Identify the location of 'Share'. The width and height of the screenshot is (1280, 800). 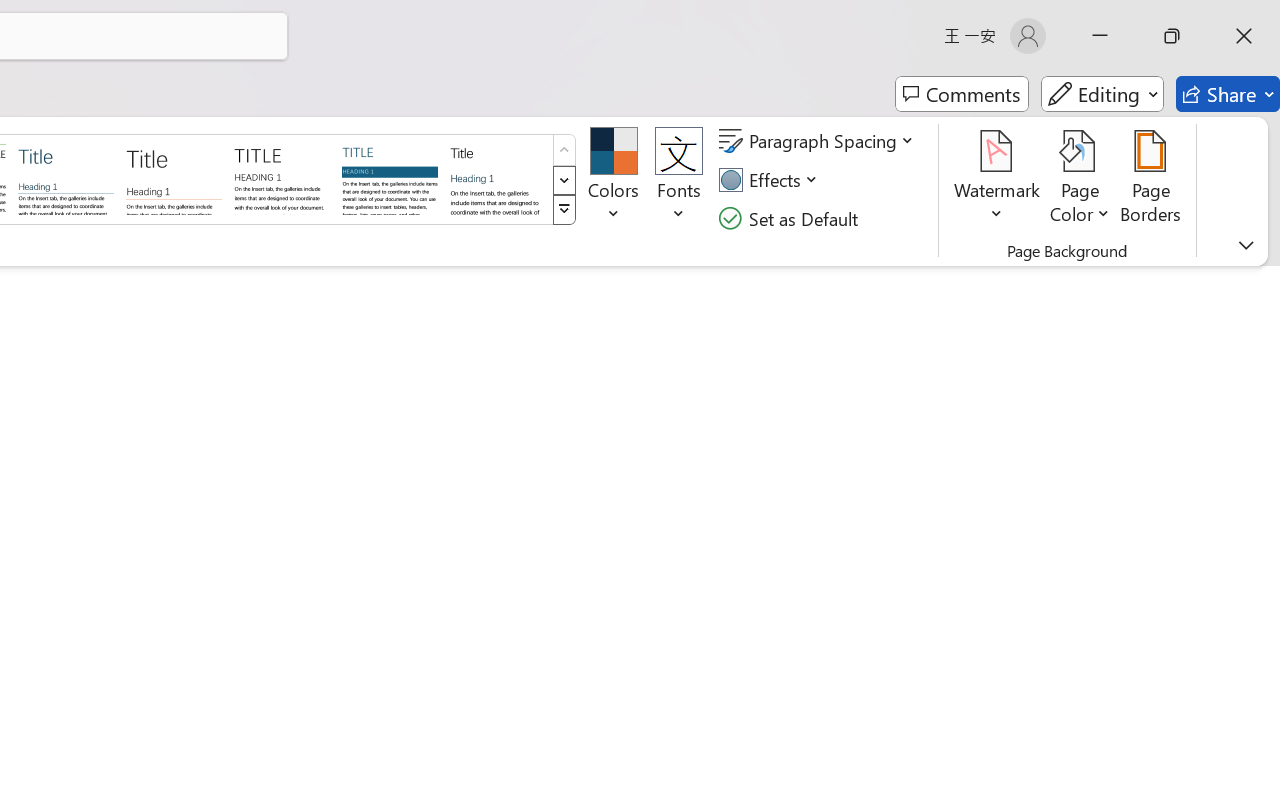
(1227, 94).